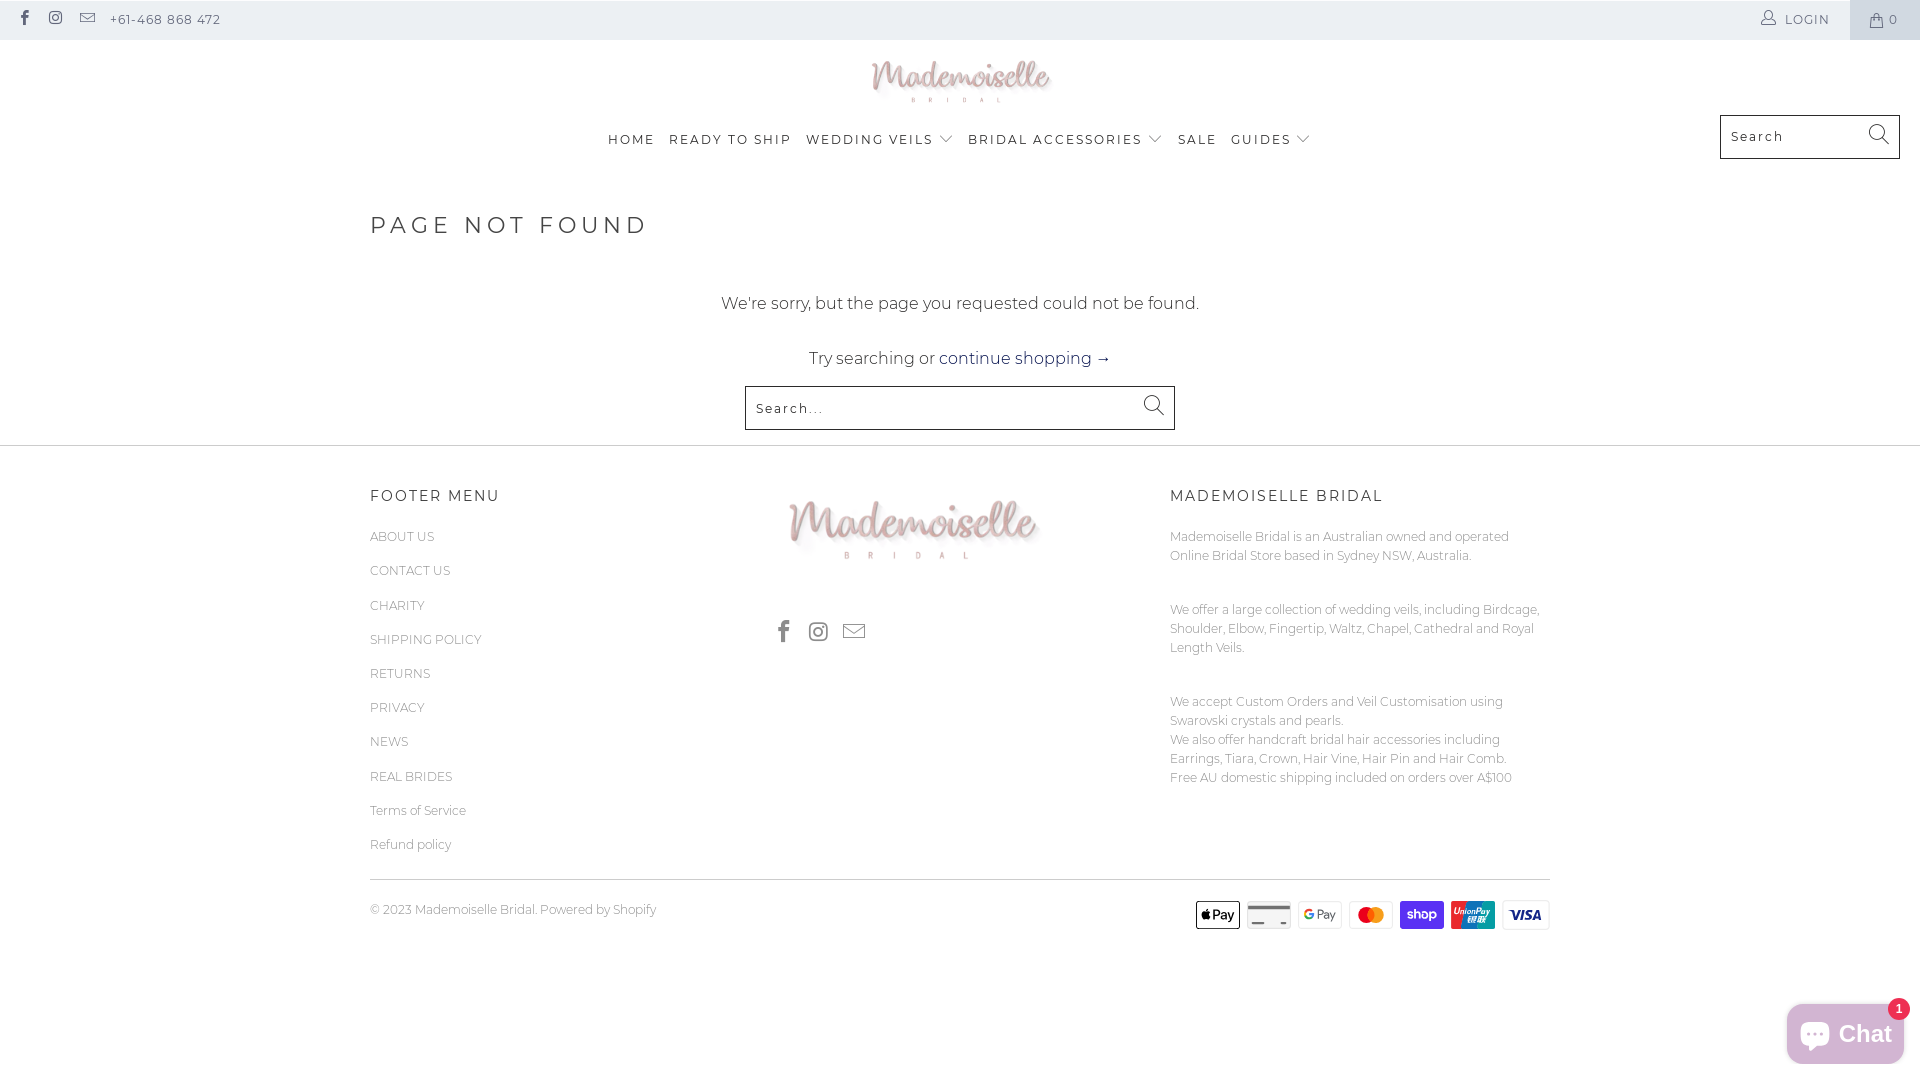 The width and height of the screenshot is (1920, 1080). I want to click on 'WEDDING VEILS', so click(879, 138).